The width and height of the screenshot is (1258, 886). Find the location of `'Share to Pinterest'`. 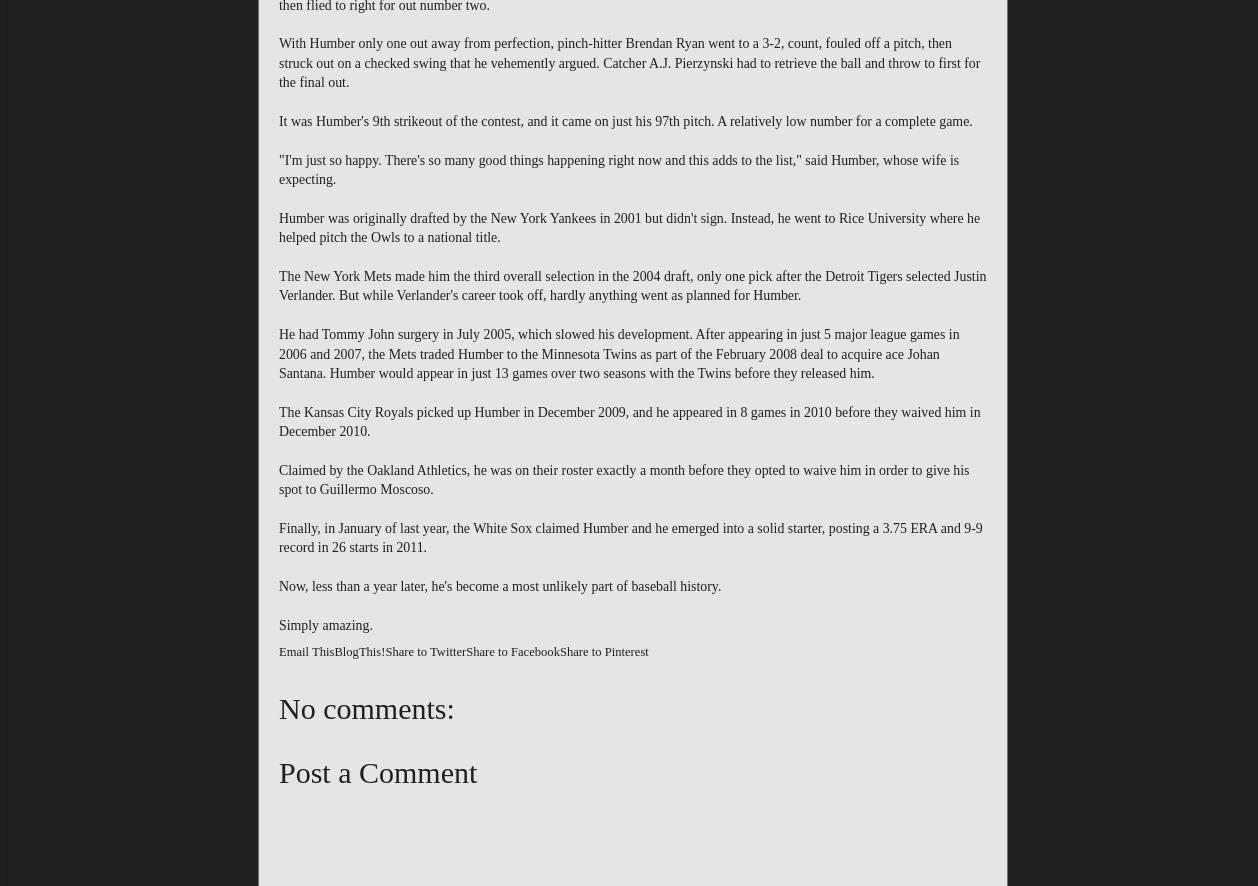

'Share to Pinterest' is located at coordinates (602, 651).